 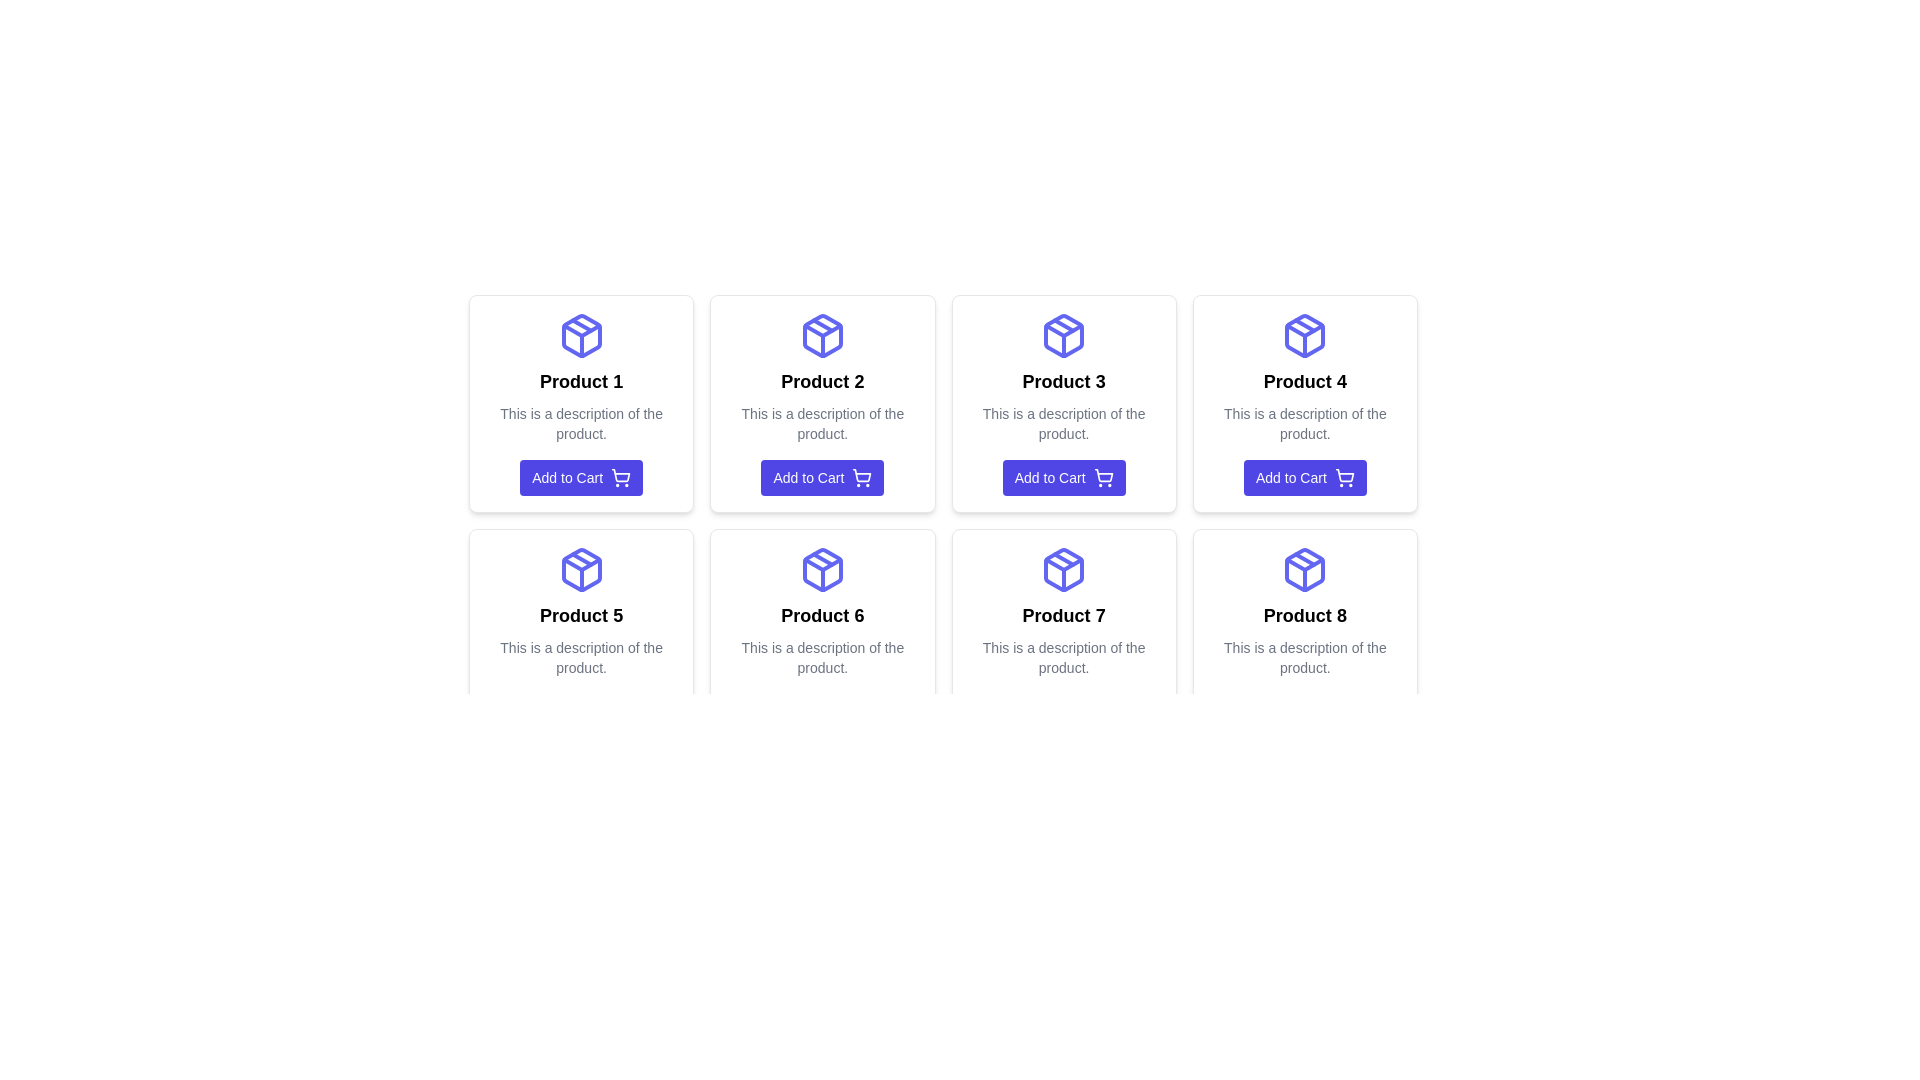 I want to click on the SVG shopping cart icon located at the far right of the 'Add to Cart' button in the fourth product card from the left in the top row of the grid layout, so click(x=1344, y=478).